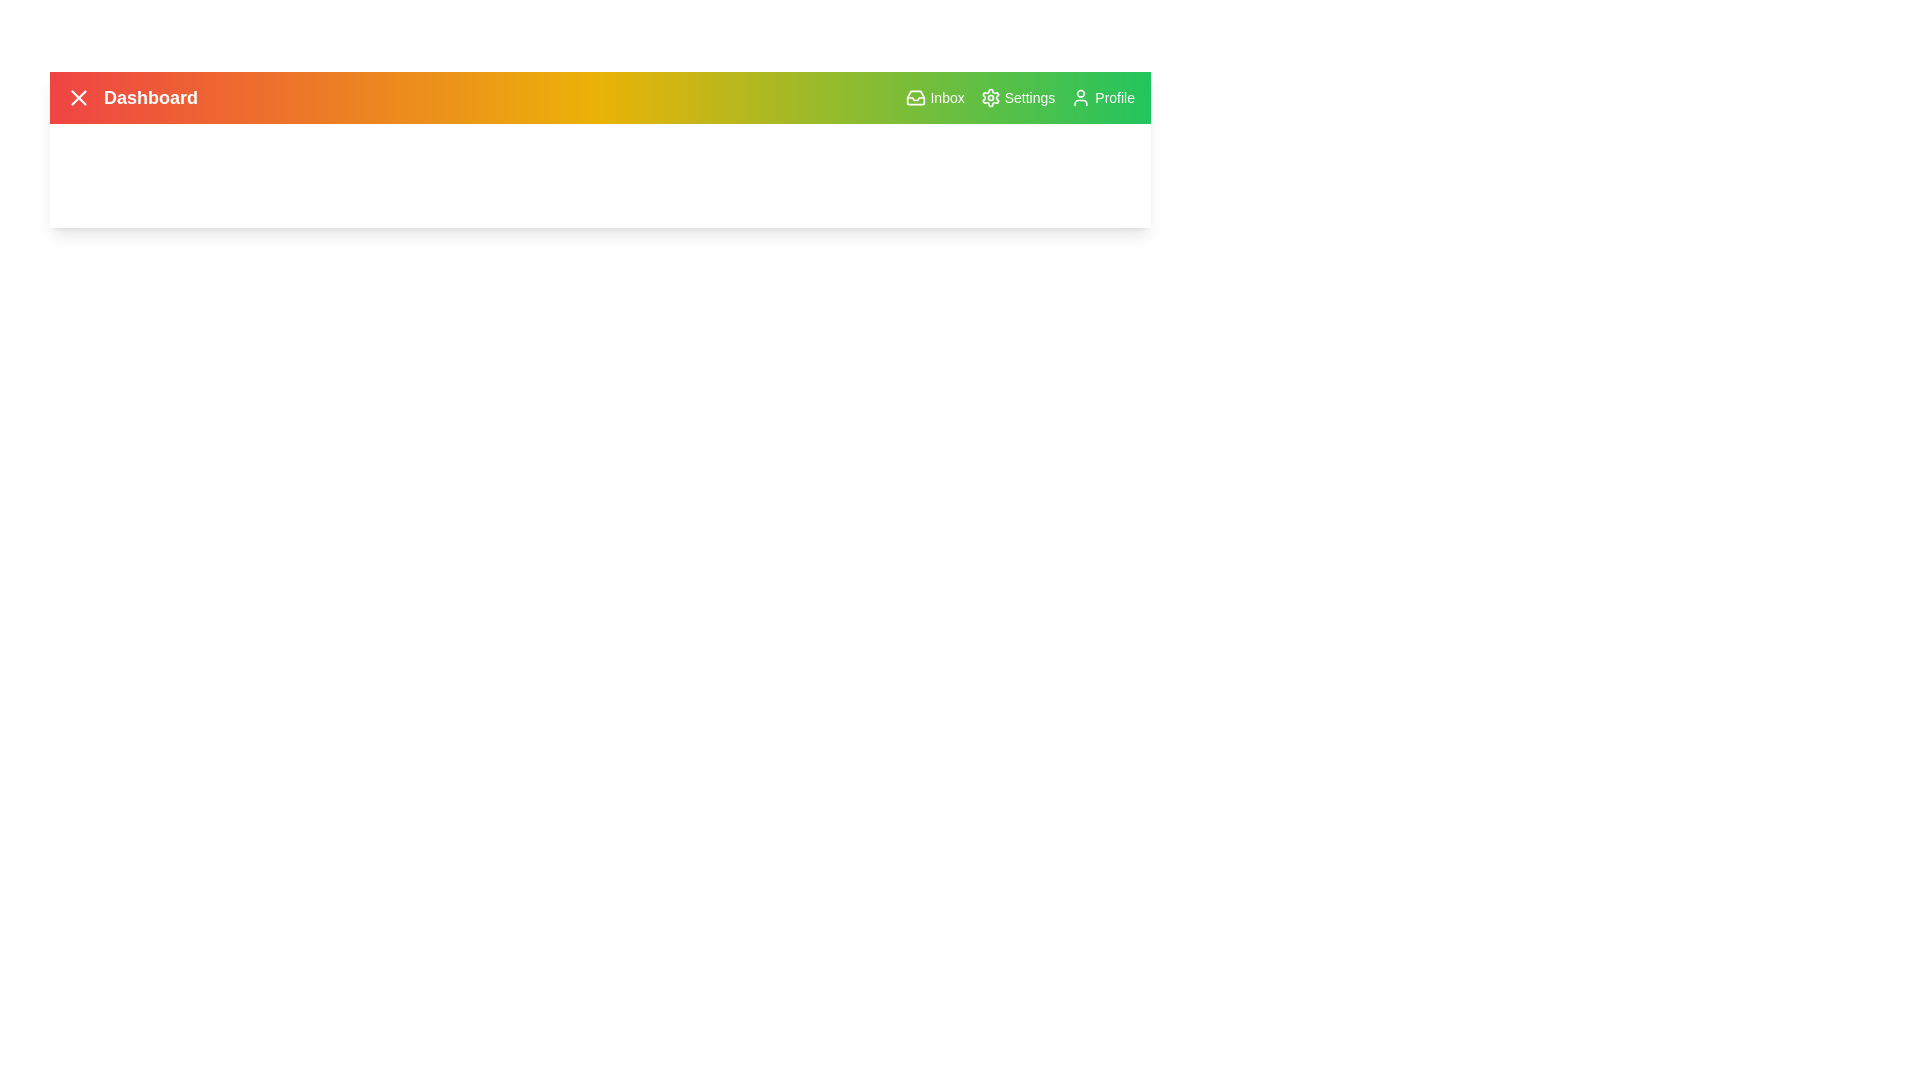 This screenshot has width=1920, height=1080. What do you see at coordinates (1017, 97) in the screenshot?
I see `the 'Settings' button to access the user settings` at bounding box center [1017, 97].